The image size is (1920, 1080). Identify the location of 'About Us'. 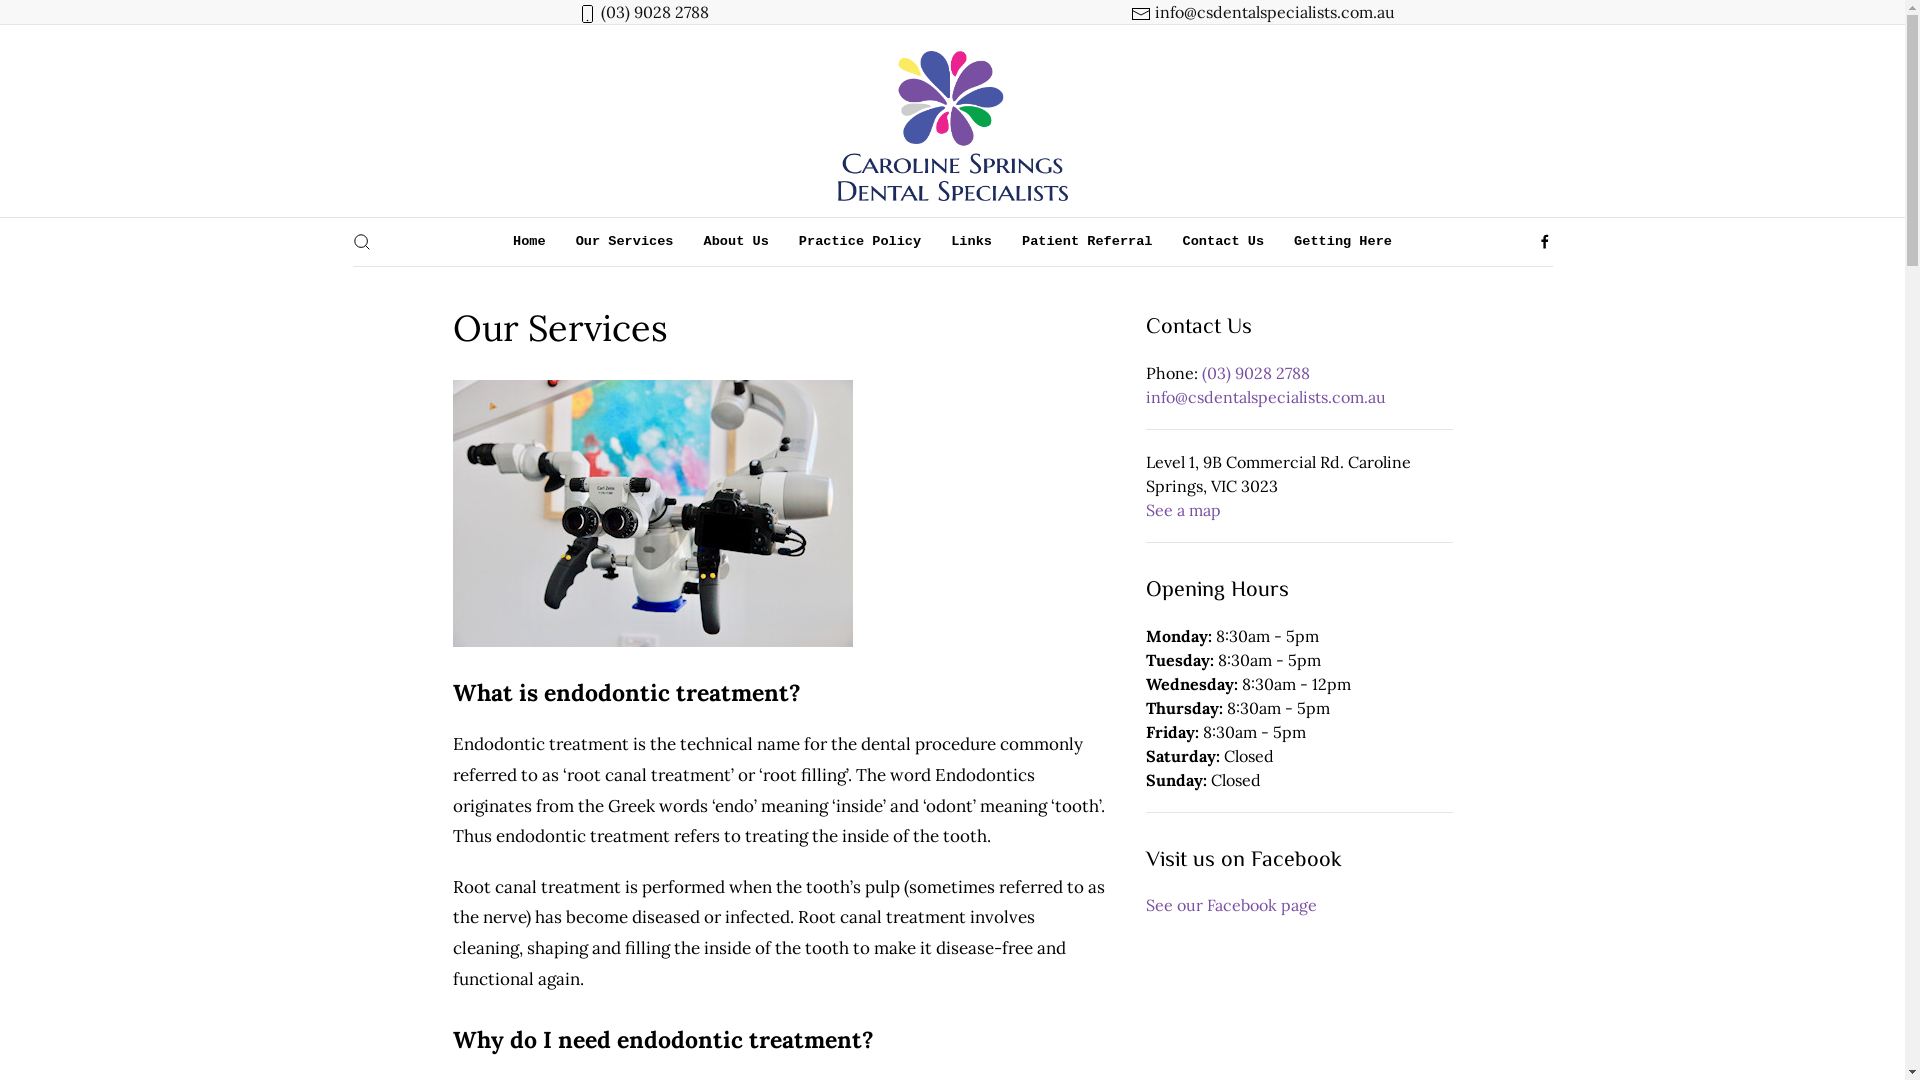
(689, 241).